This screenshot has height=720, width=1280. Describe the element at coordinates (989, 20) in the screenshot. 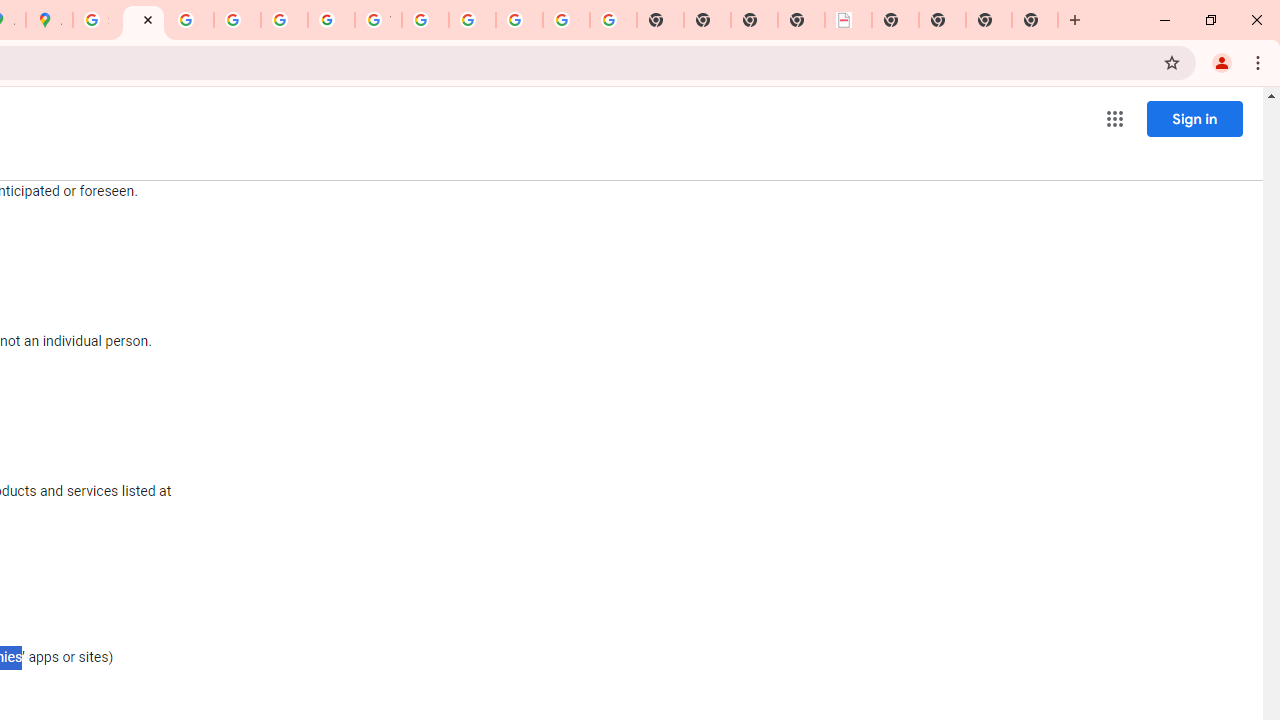

I see `'New Tab'` at that location.